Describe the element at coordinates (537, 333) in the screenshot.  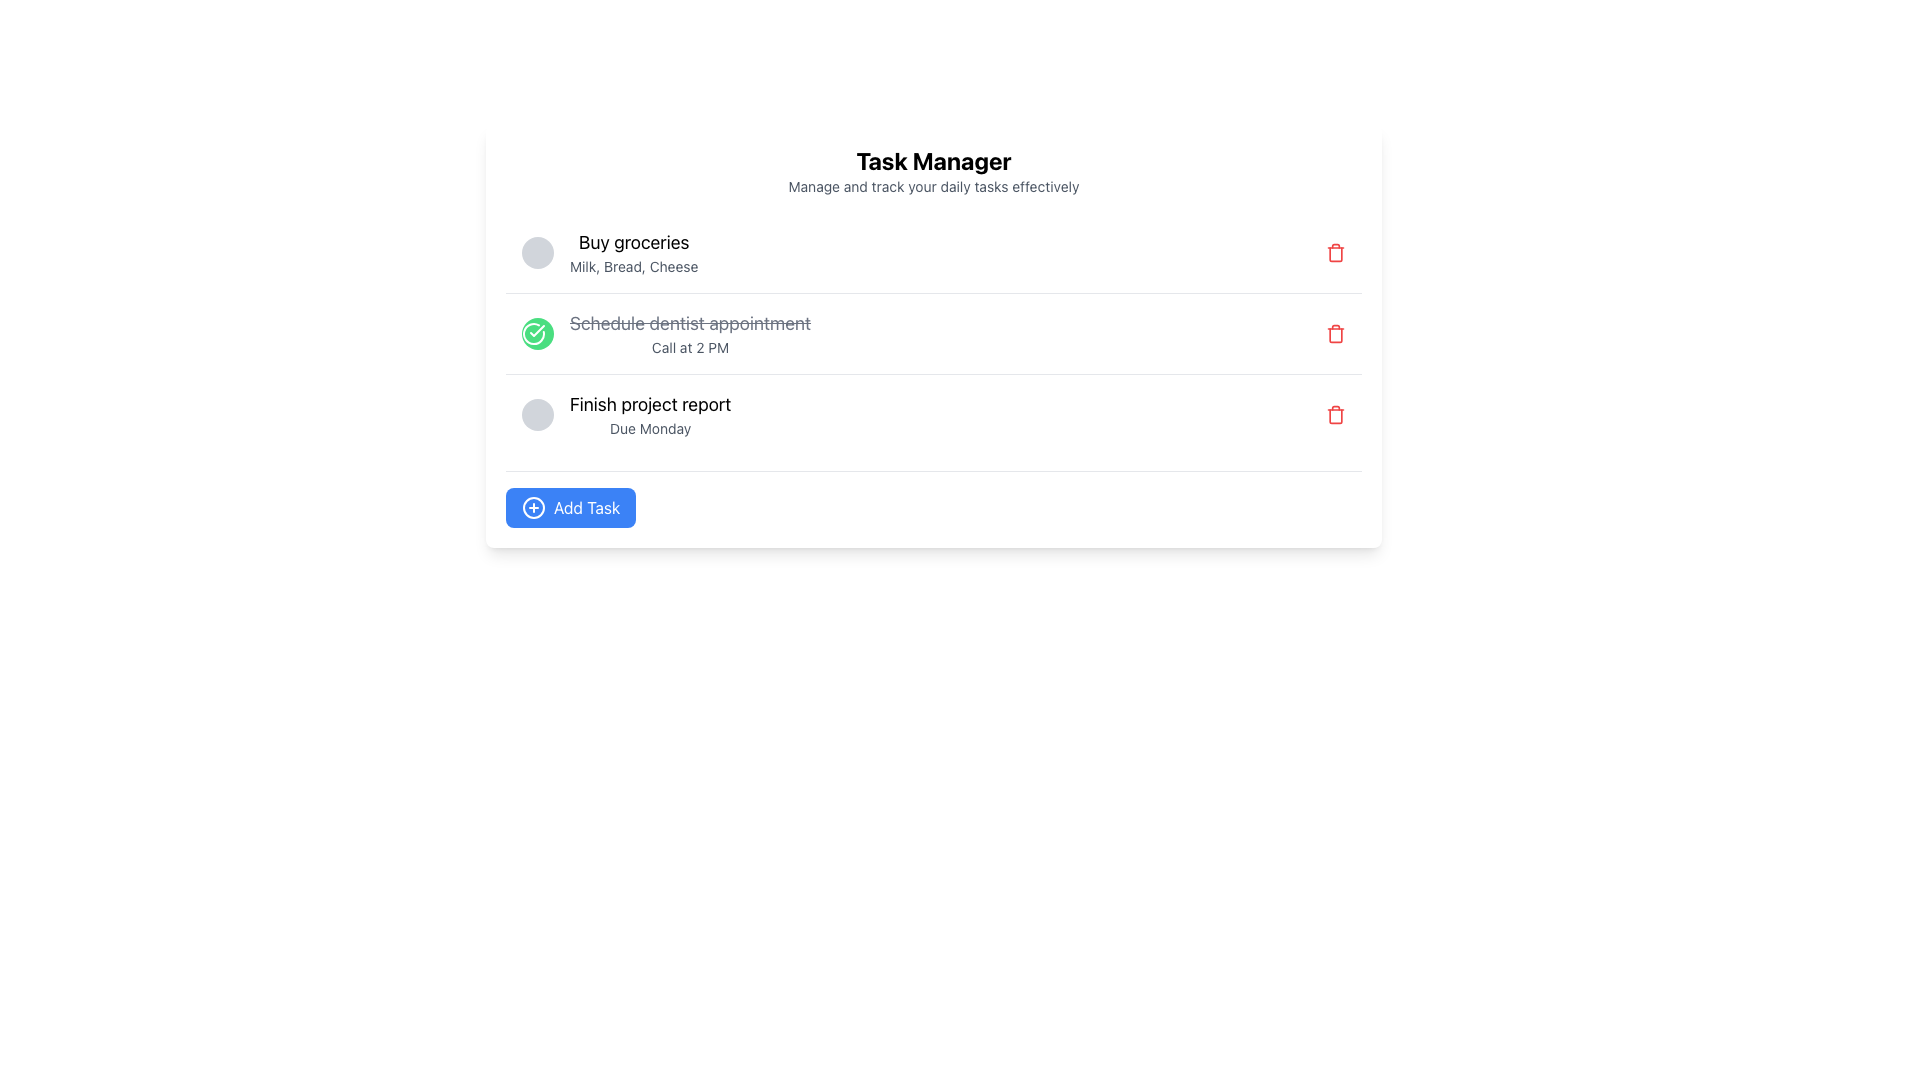
I see `the Toggle button (completion indicator)` at that location.